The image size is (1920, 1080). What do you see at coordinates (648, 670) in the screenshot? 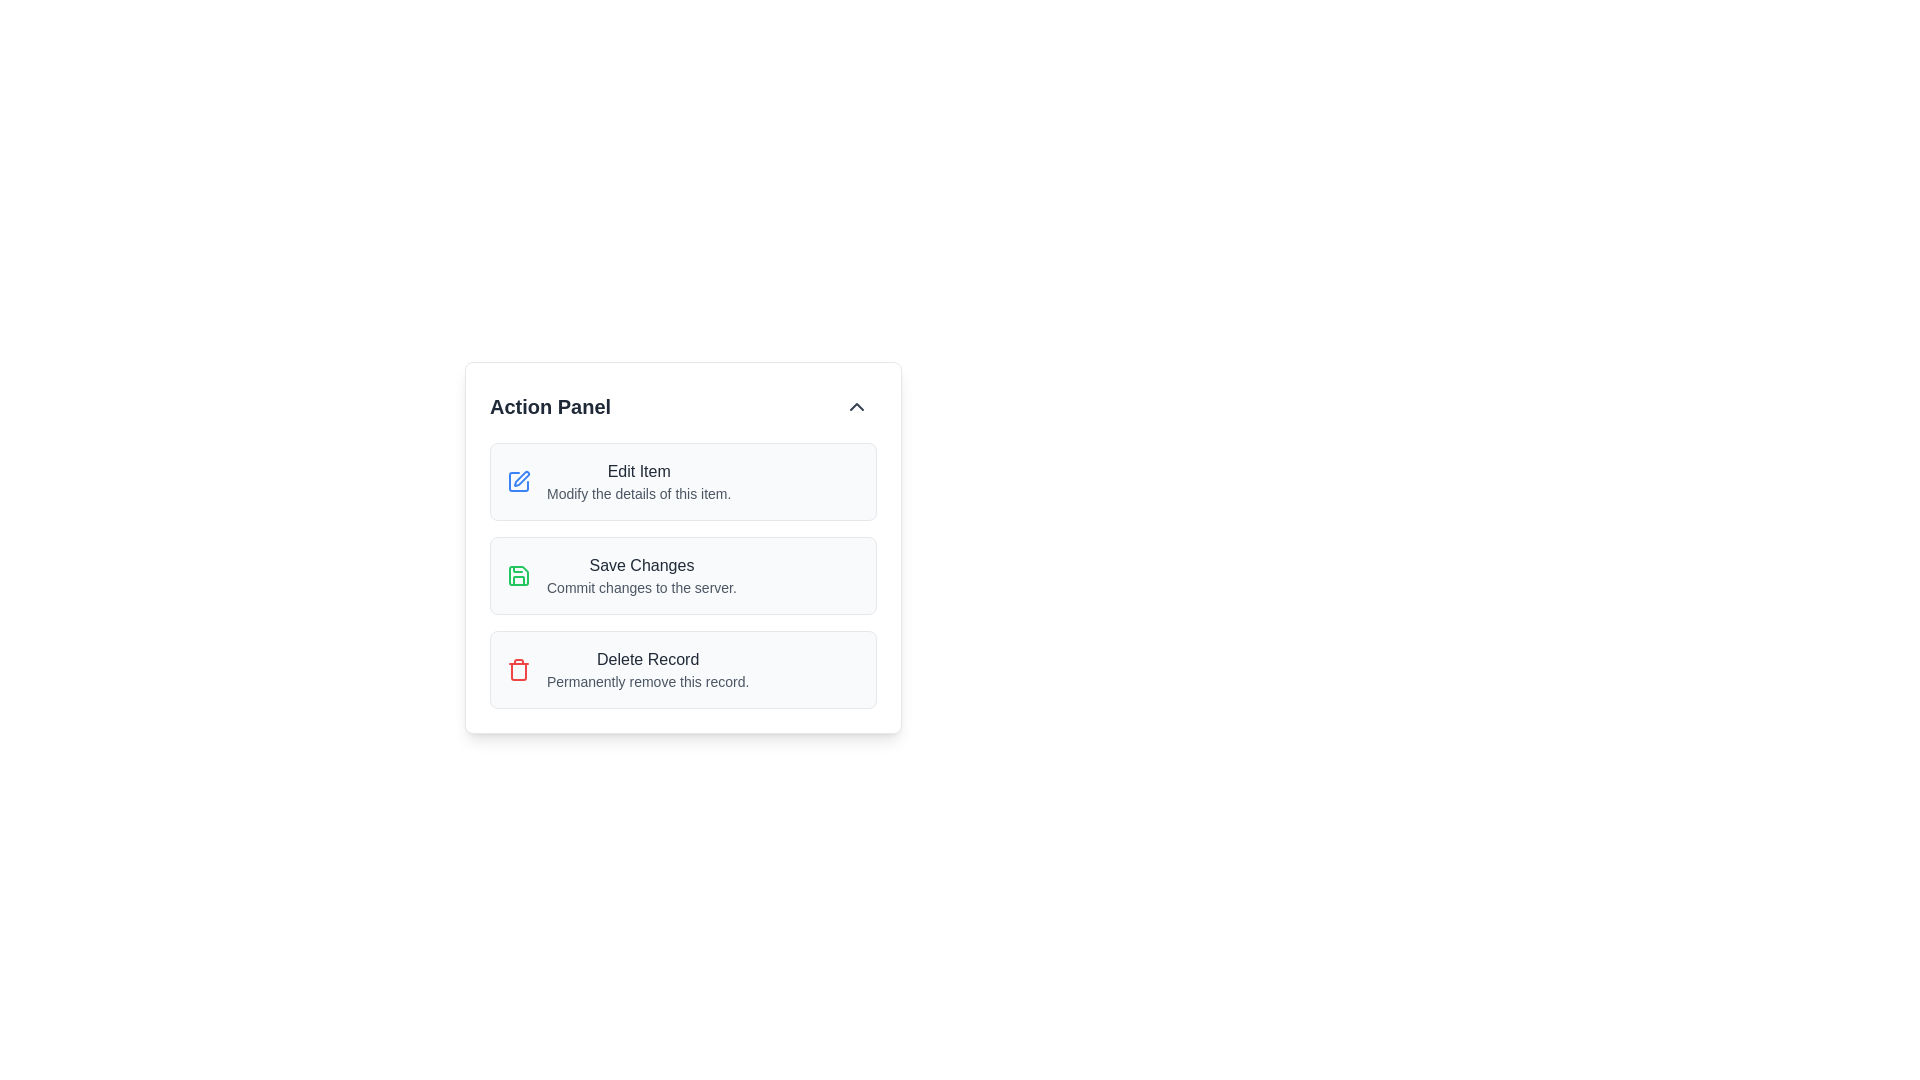
I see `the informational block that serves as a selectable action item for deleting a record permanently, located as the third item in the 'Action Panel' group` at bounding box center [648, 670].